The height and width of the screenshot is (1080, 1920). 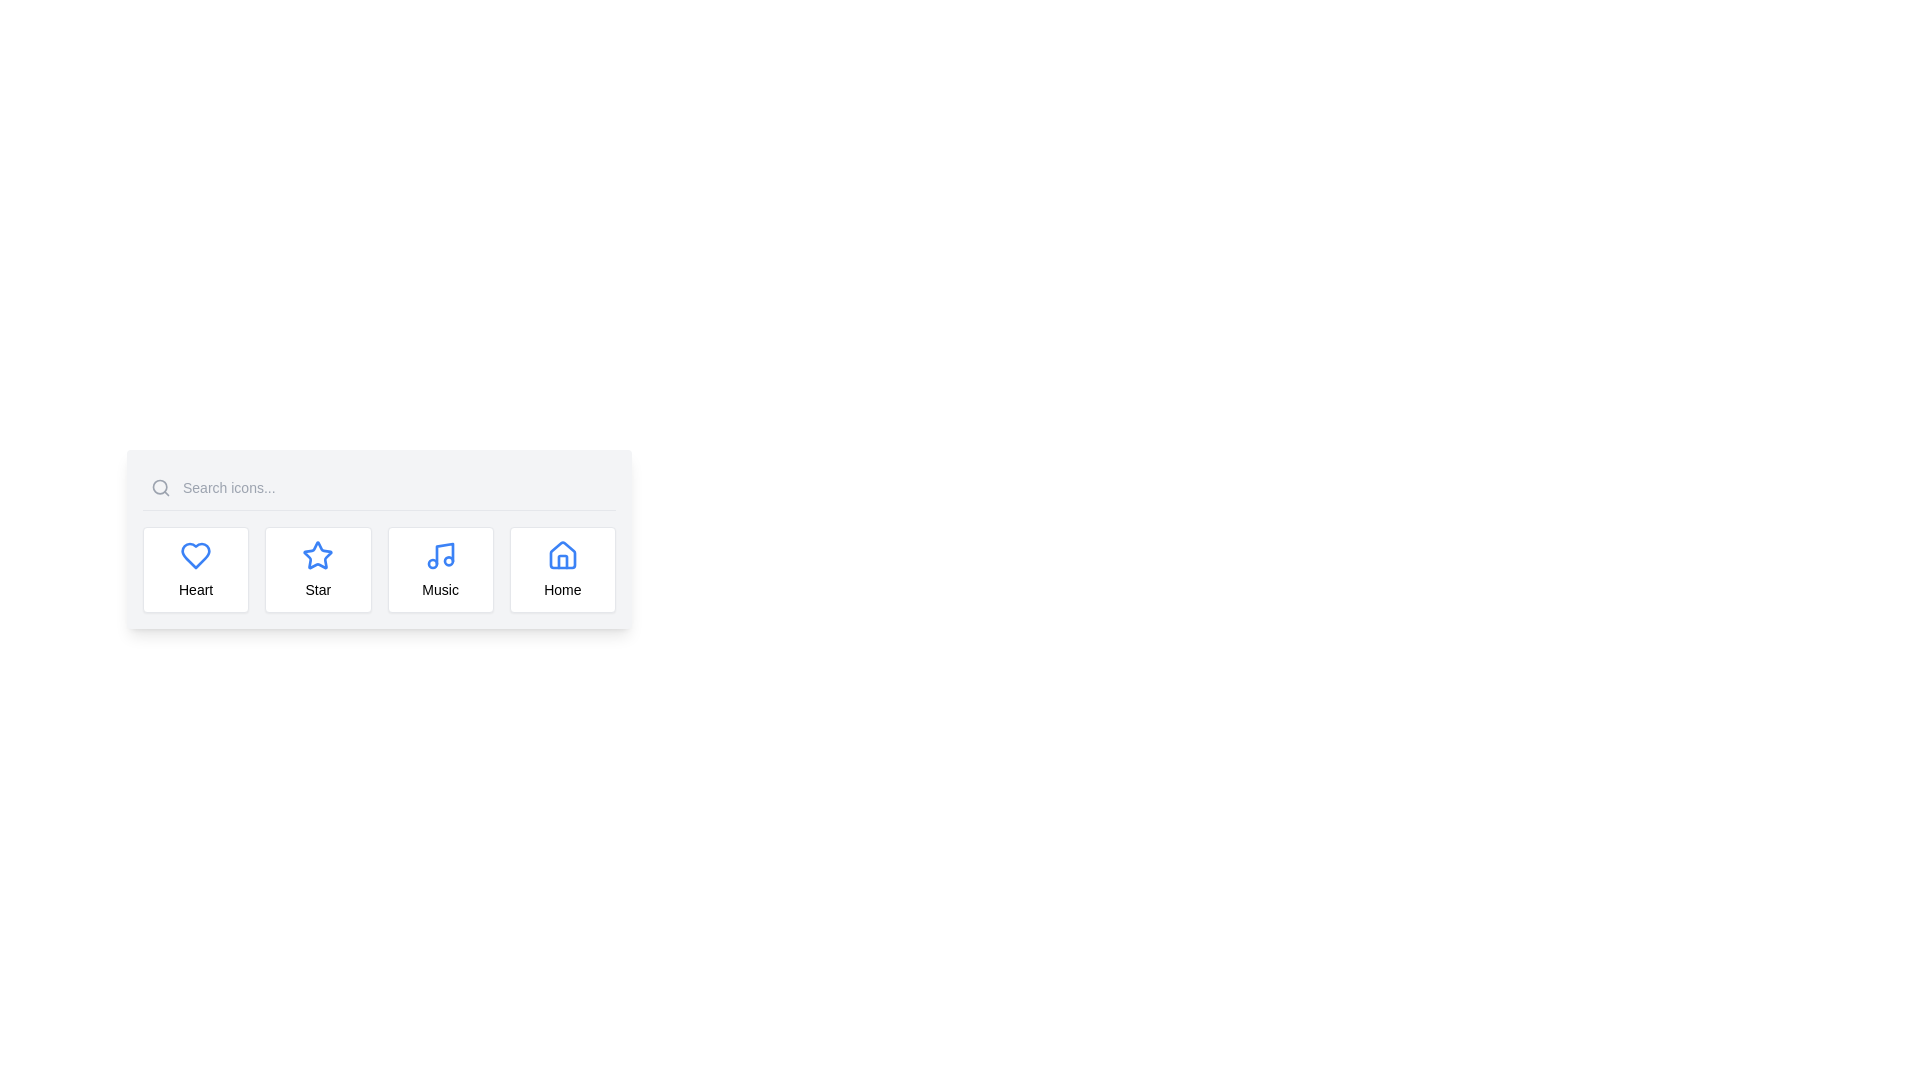 What do you see at coordinates (196, 555) in the screenshot?
I see `the blue outlined heart icon located above the label 'Heart'` at bounding box center [196, 555].